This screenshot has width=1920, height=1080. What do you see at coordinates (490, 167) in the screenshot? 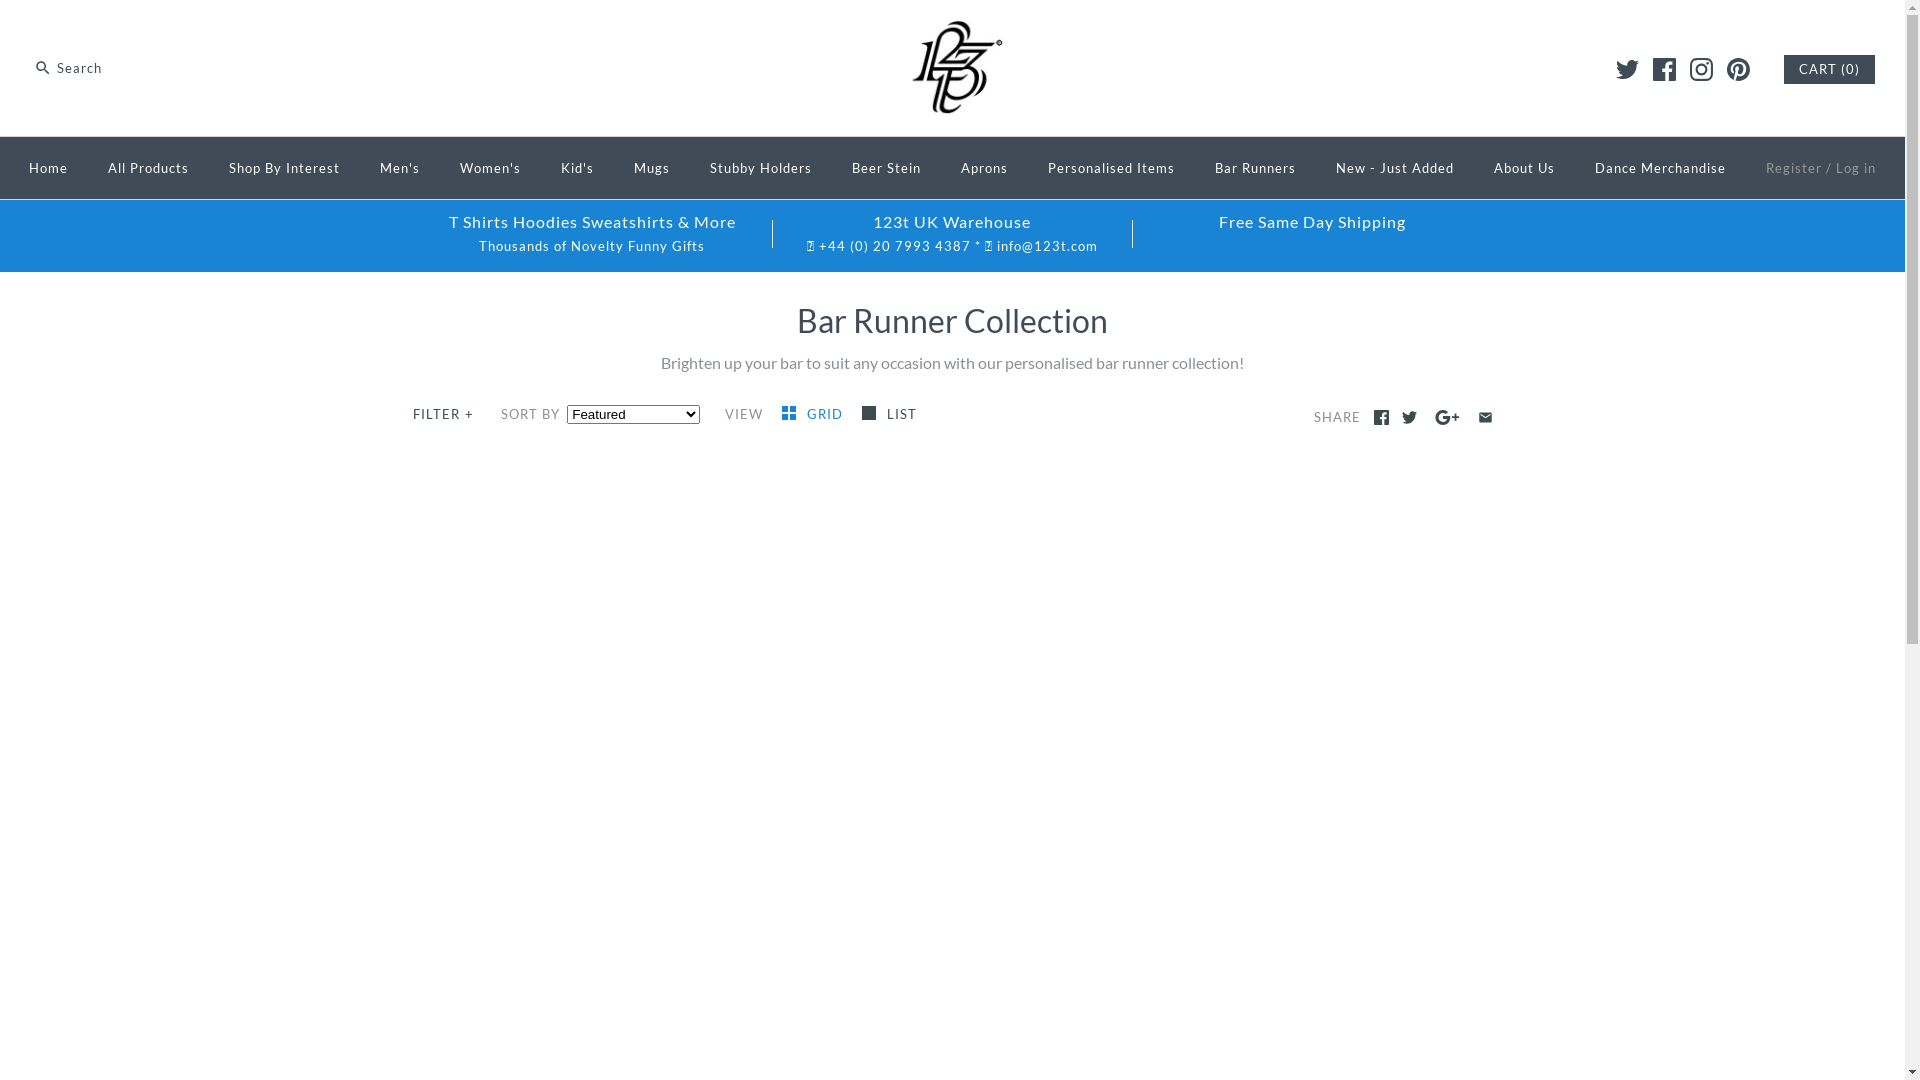
I see `'Women's'` at bounding box center [490, 167].